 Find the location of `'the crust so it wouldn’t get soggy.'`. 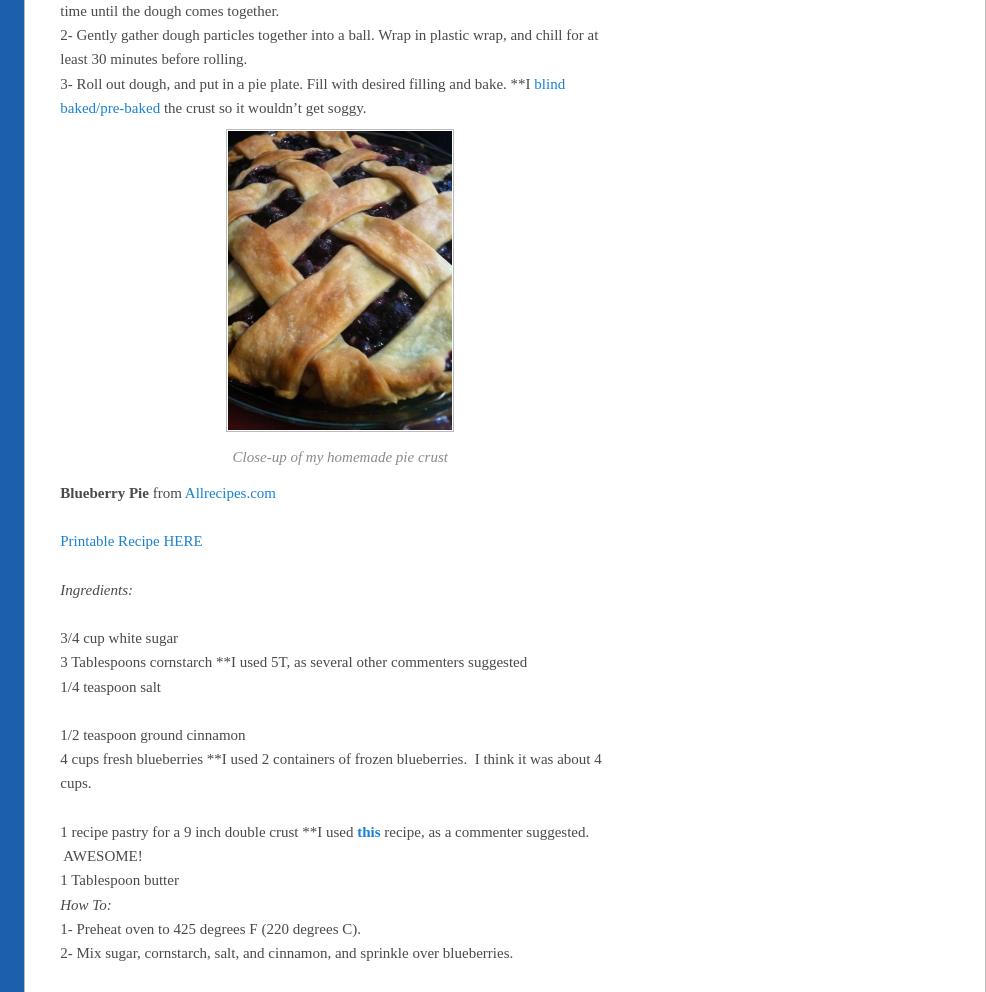

'the crust so it wouldn’t get soggy.' is located at coordinates (262, 106).